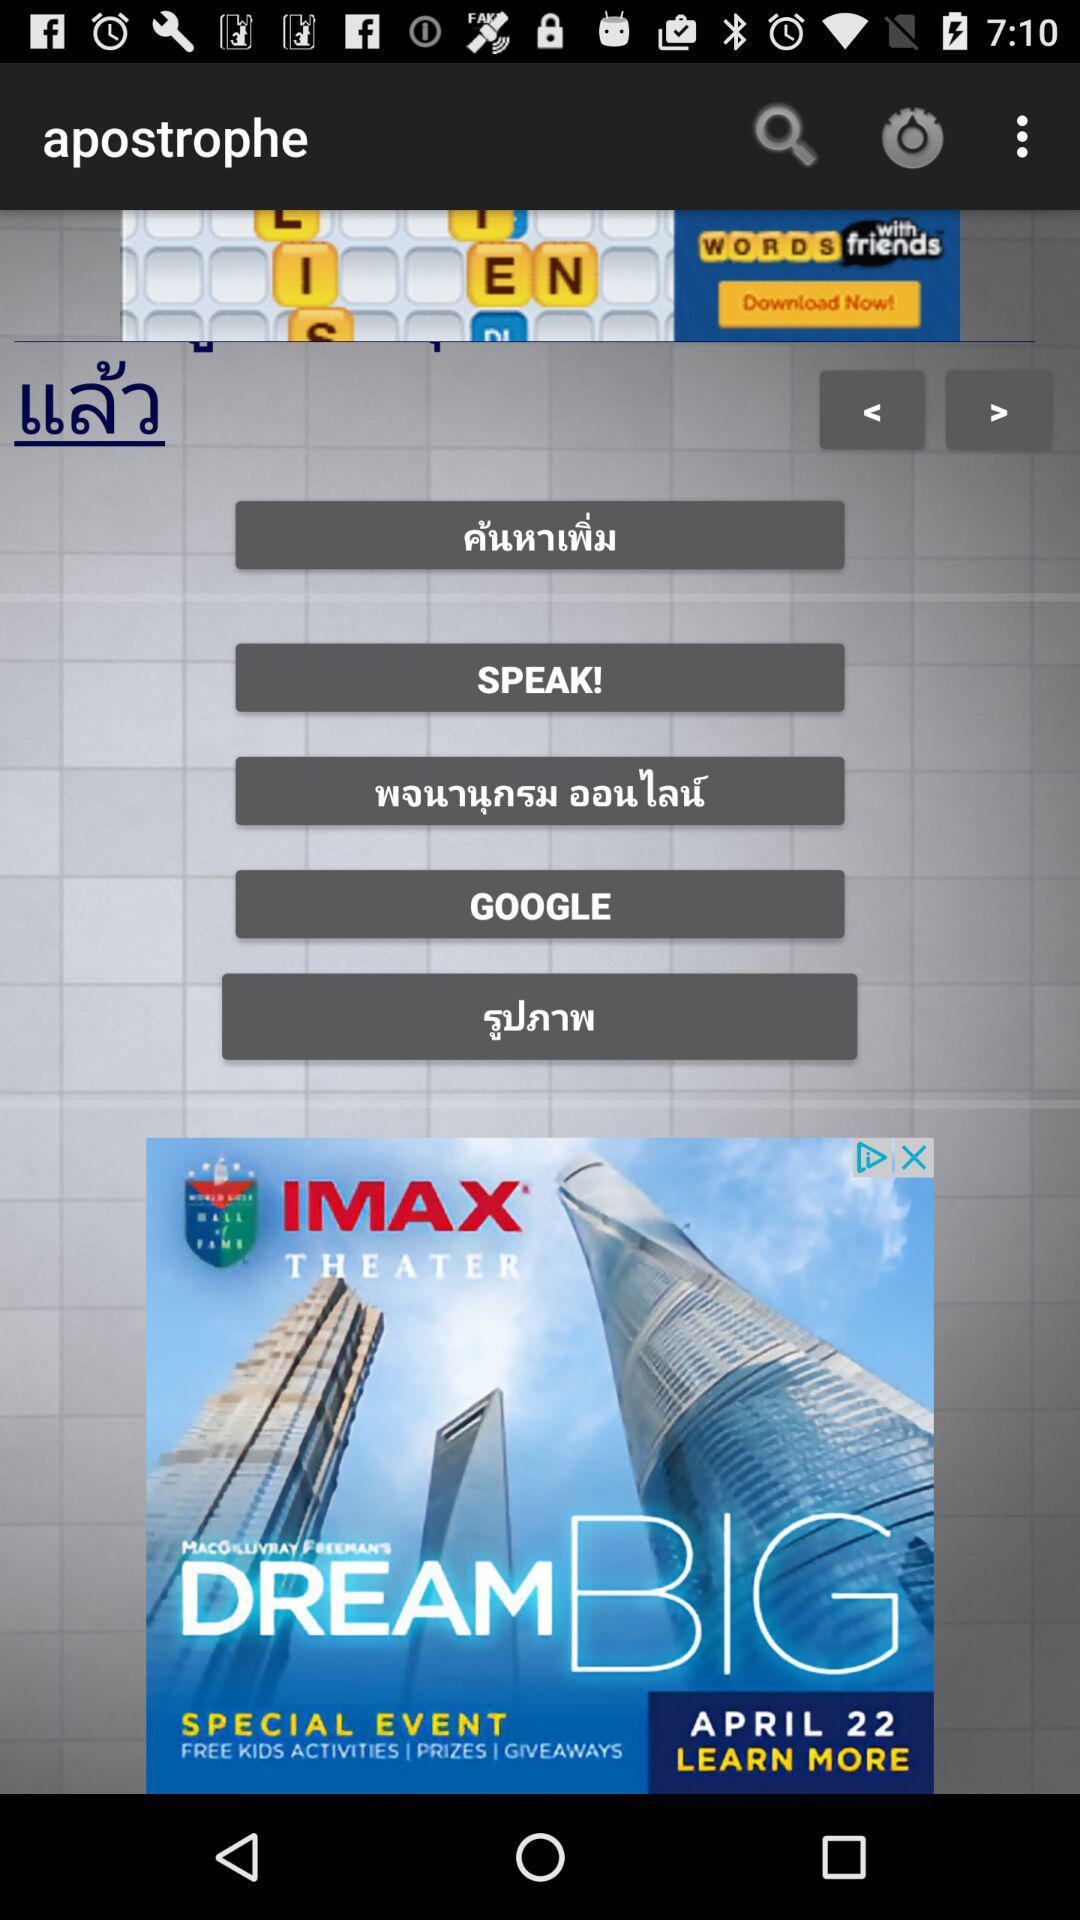 The height and width of the screenshot is (1920, 1080). What do you see at coordinates (785, 136) in the screenshot?
I see `the first icon on the top right of the page` at bounding box center [785, 136].